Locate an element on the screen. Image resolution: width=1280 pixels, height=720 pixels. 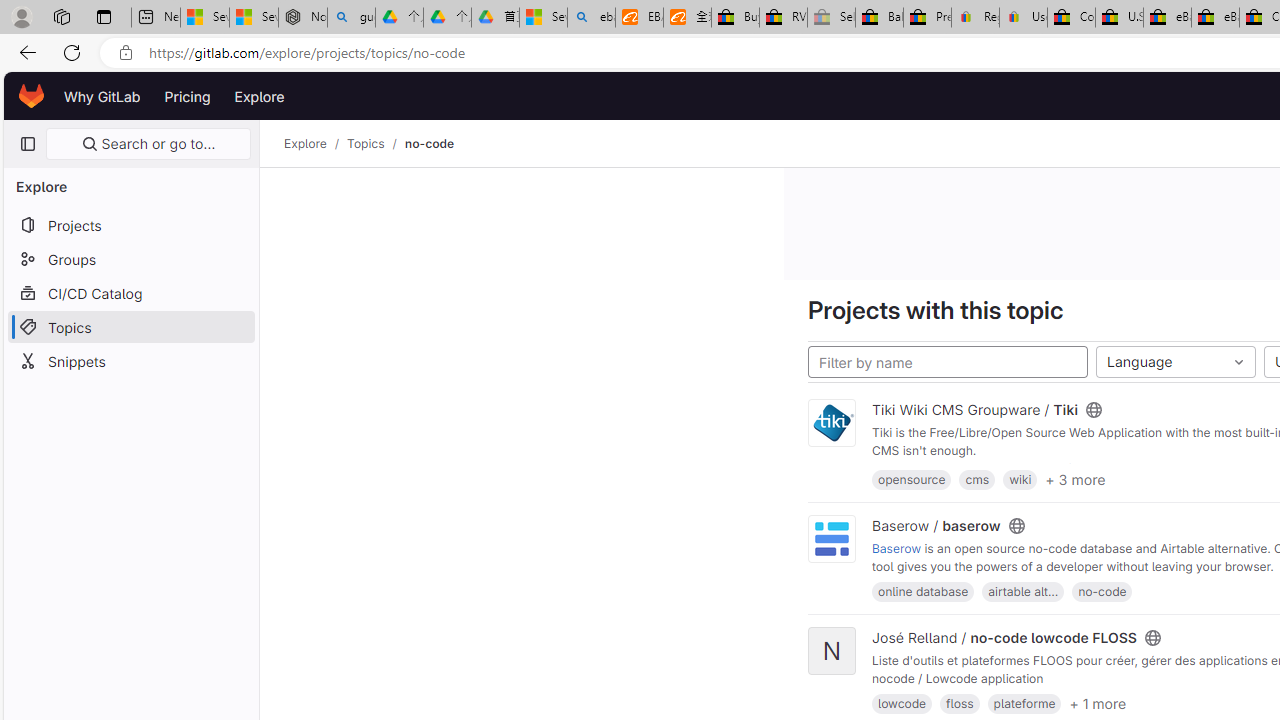
'Explore/' is located at coordinates (315, 143).